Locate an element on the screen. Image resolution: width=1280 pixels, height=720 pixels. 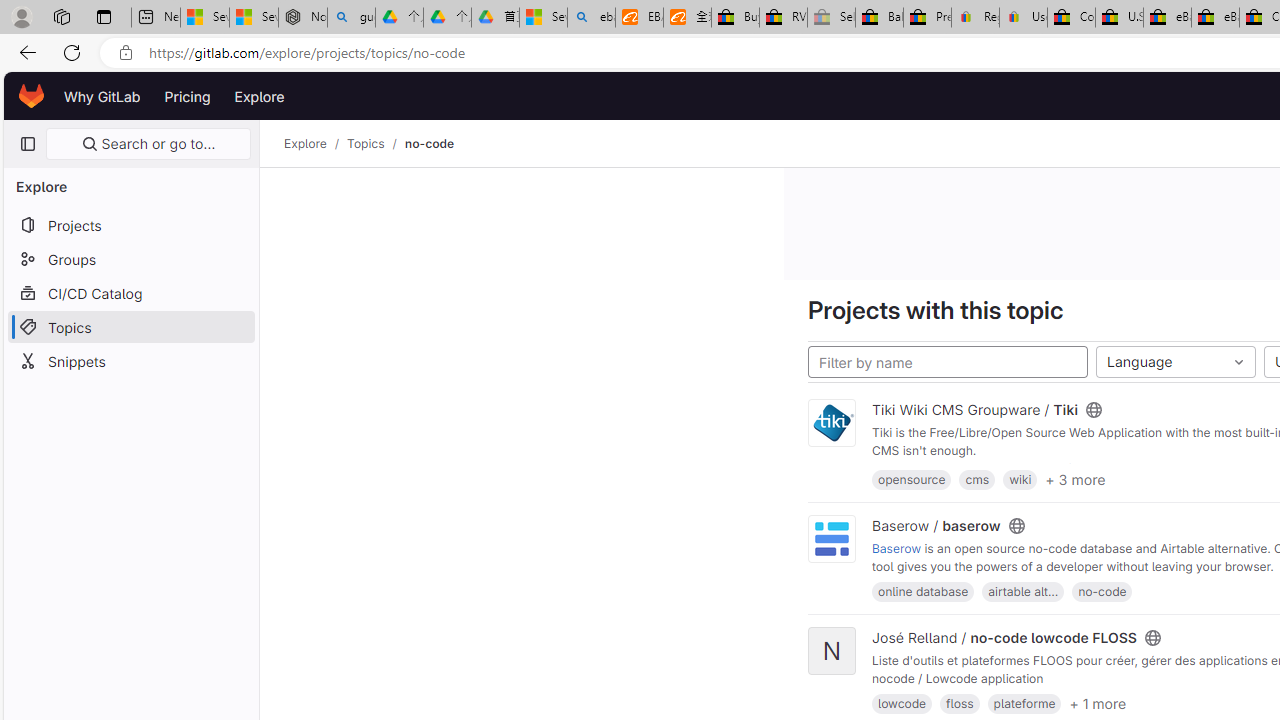
'Explore/' is located at coordinates (315, 143).